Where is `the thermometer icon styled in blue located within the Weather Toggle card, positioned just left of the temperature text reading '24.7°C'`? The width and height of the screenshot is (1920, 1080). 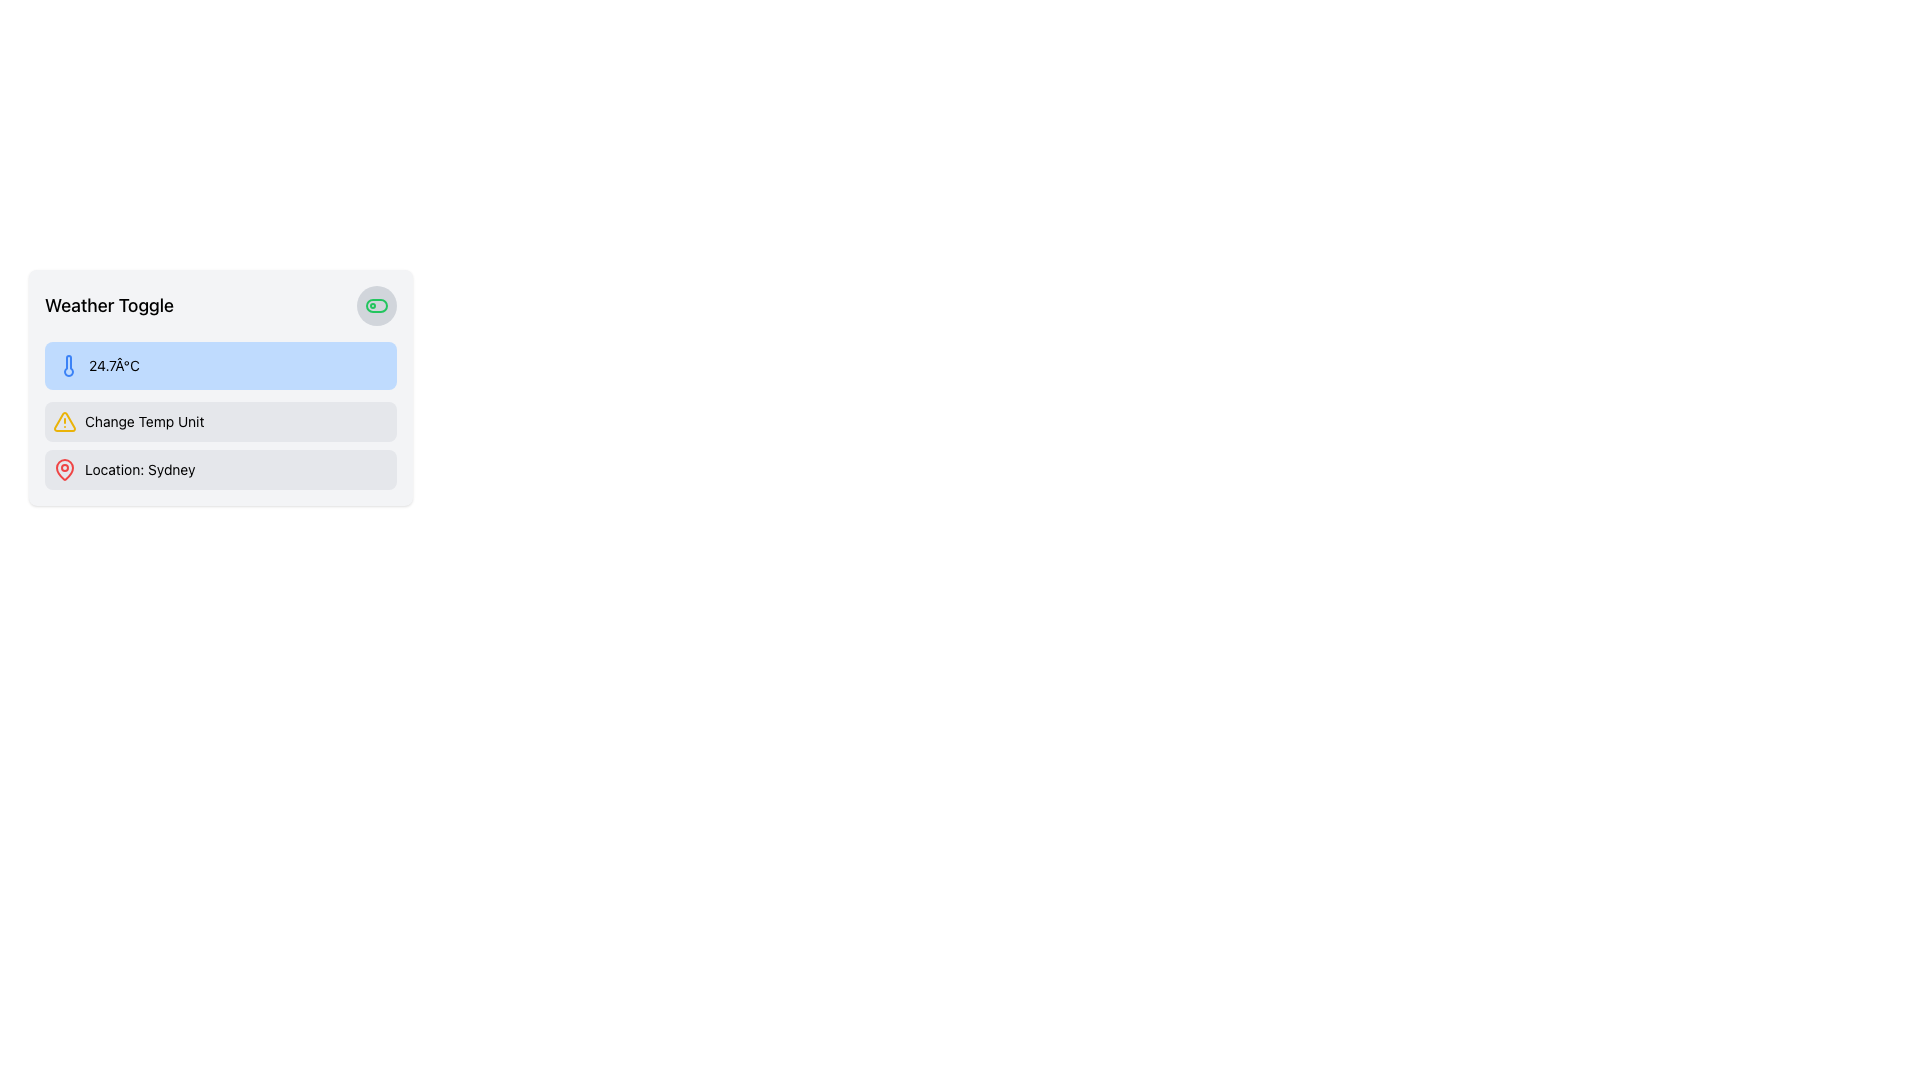
the thermometer icon styled in blue located within the Weather Toggle card, positioned just left of the temperature text reading '24.7°C' is located at coordinates (68, 366).